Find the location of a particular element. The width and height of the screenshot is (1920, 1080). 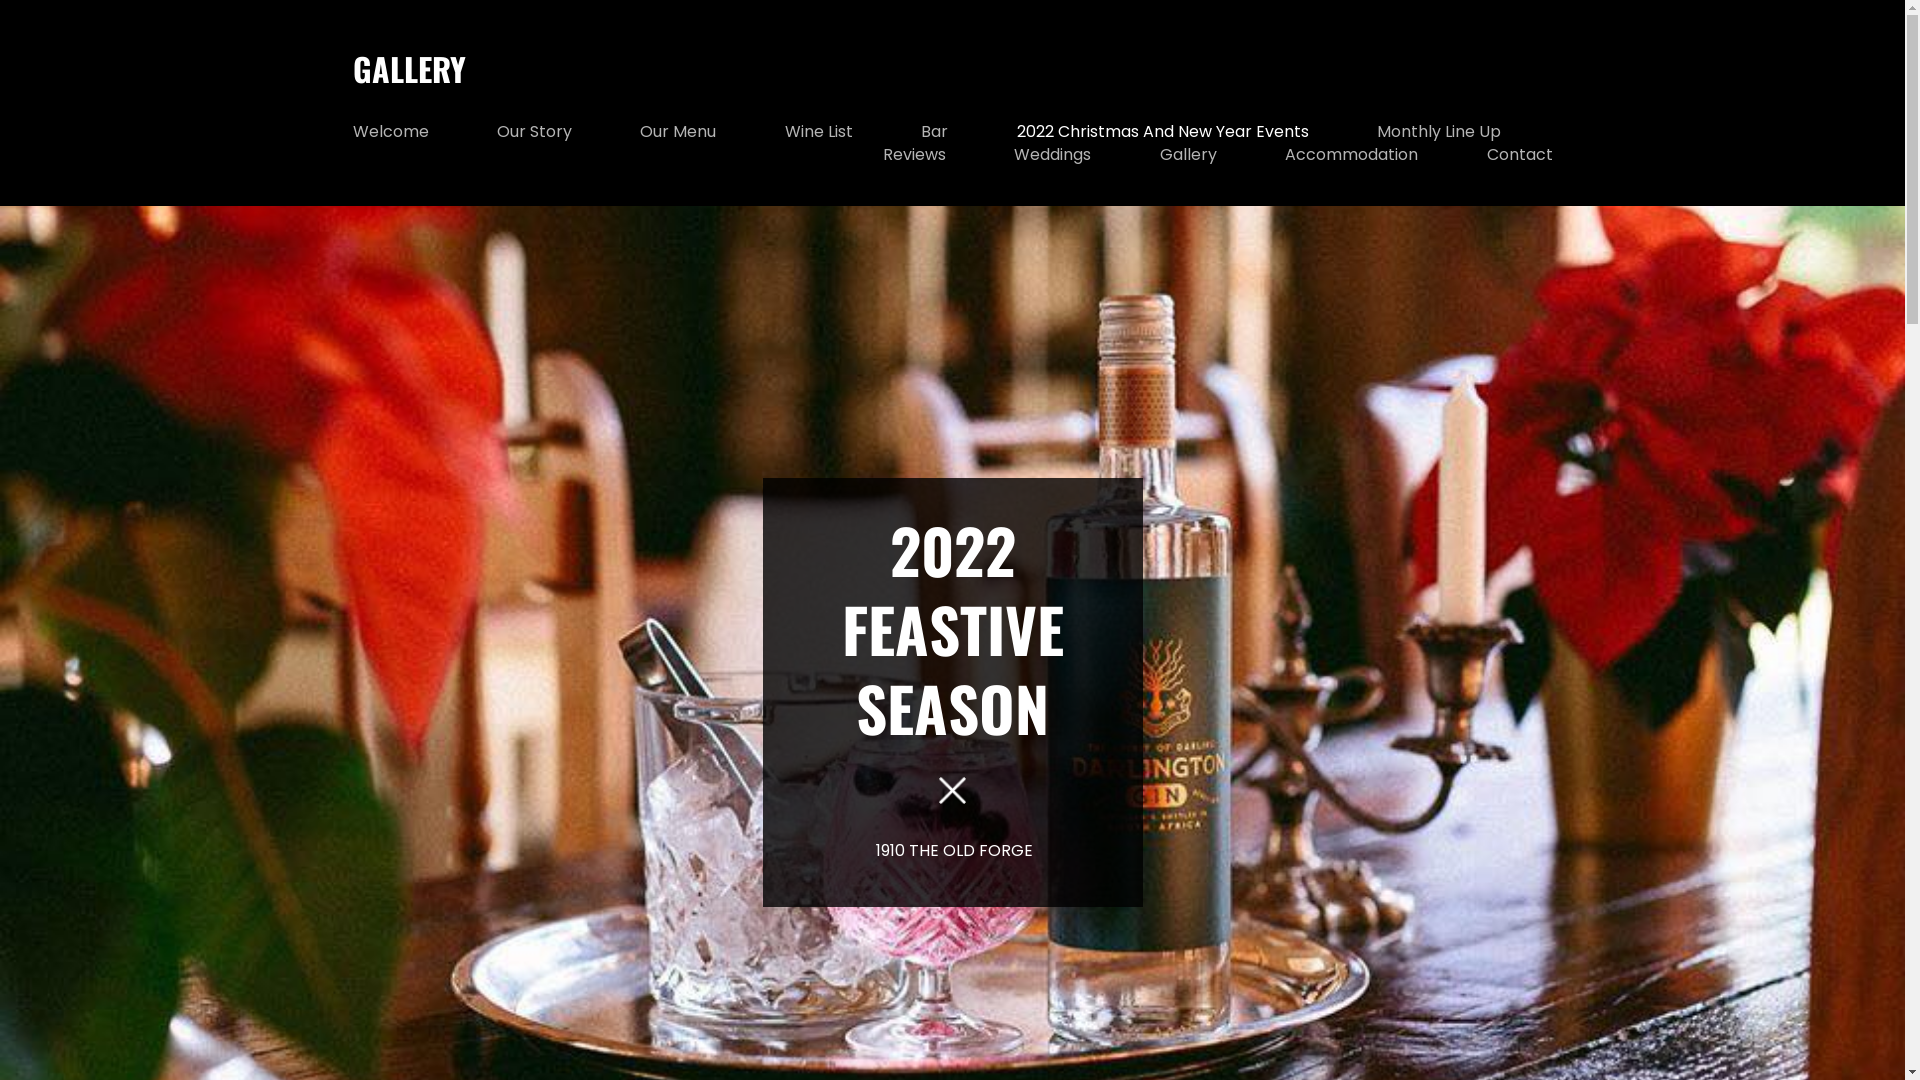

'Wine List' is located at coordinates (819, 131).